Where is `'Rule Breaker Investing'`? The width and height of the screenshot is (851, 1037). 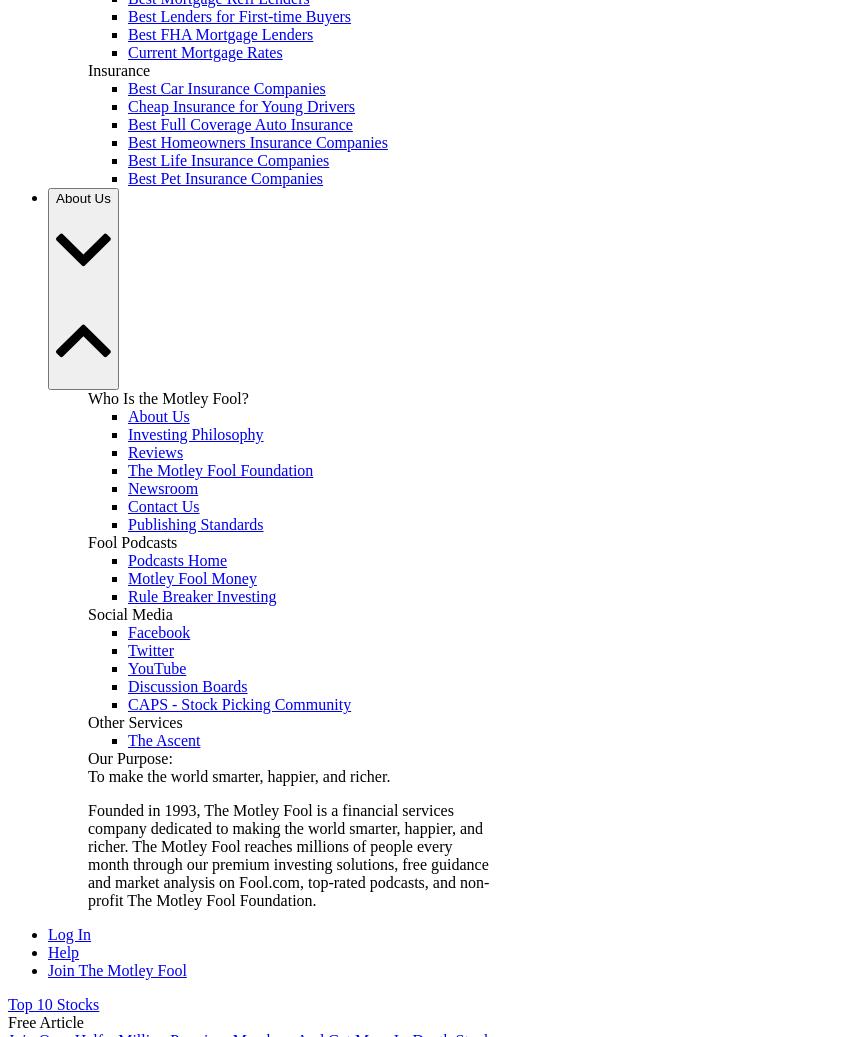
'Rule Breaker Investing' is located at coordinates (127, 596).